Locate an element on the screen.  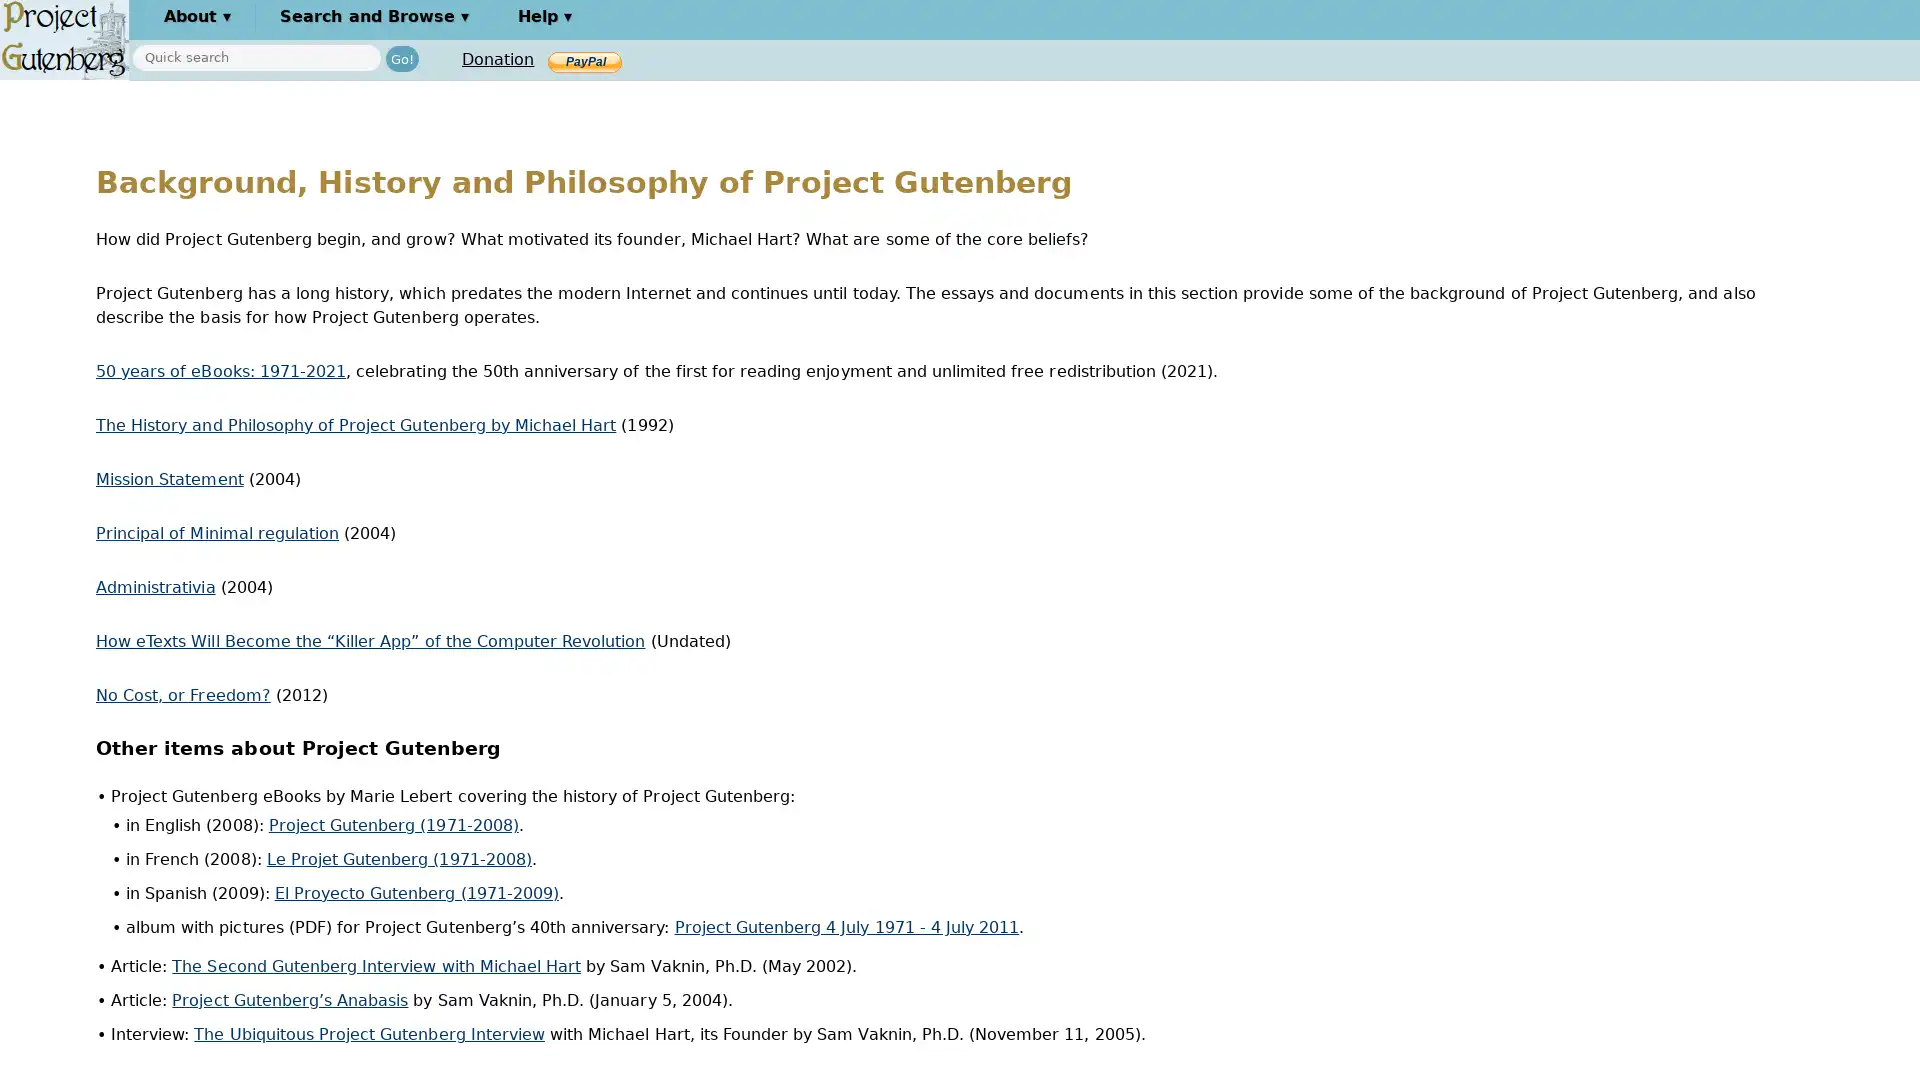
Go! is located at coordinates (401, 57).